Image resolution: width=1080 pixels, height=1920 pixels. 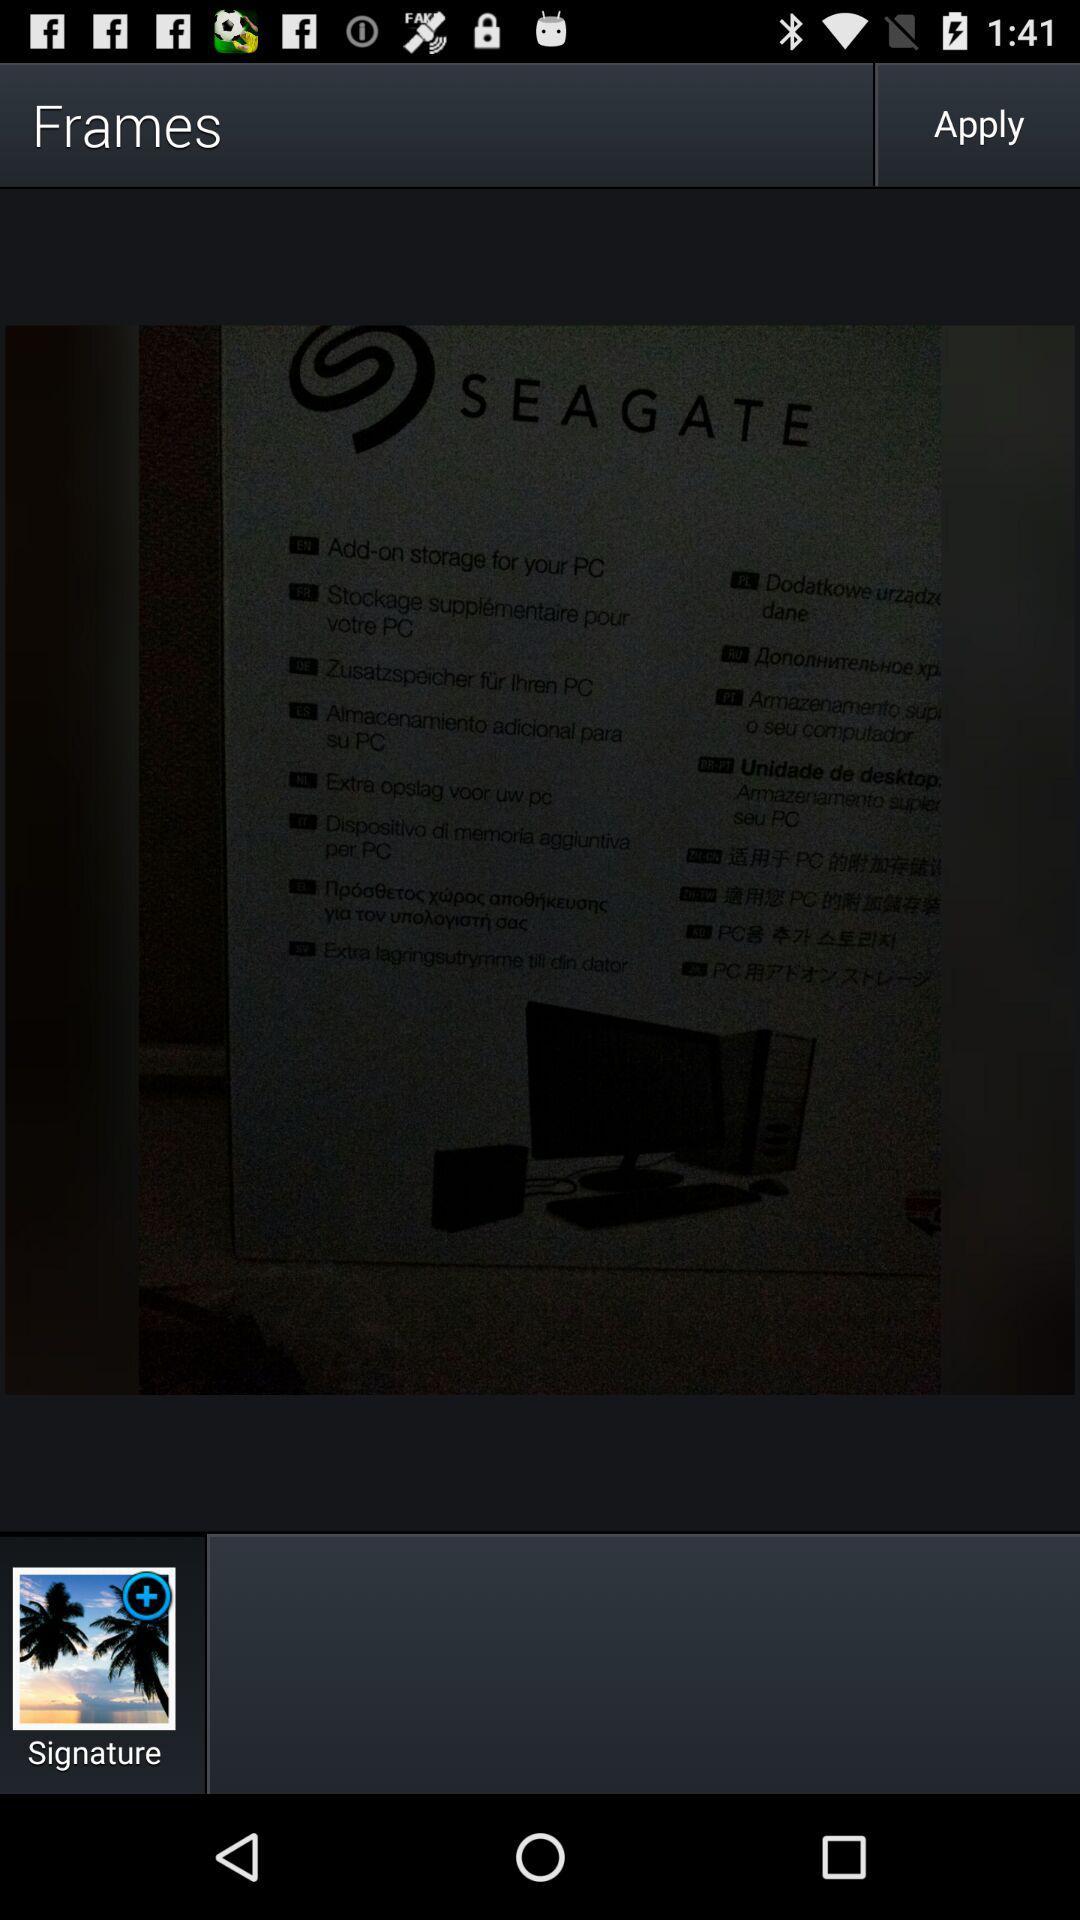 I want to click on apply item, so click(x=978, y=123).